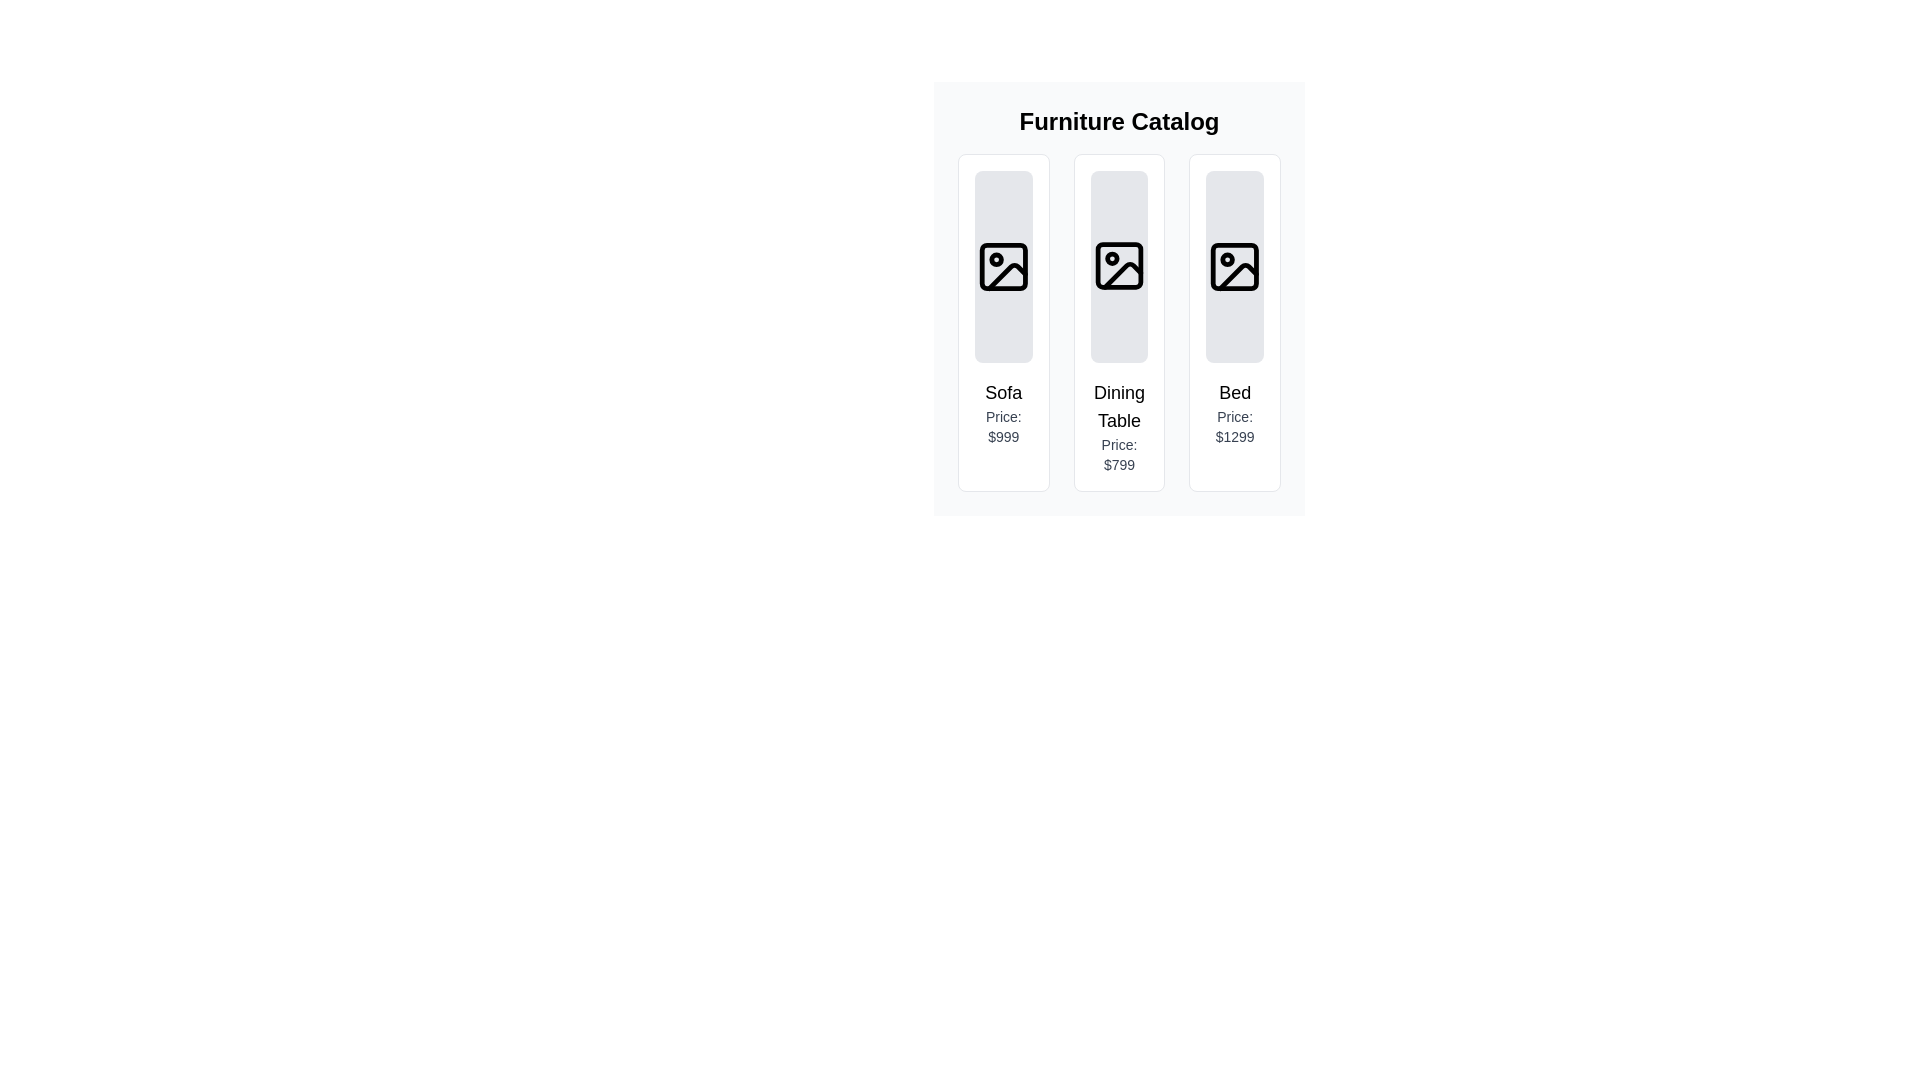 The height and width of the screenshot is (1080, 1920). What do you see at coordinates (1234, 393) in the screenshot?
I see `the 'Bed' text label located in the card representing a furniture item, positioned below the image placeholder and above the price information` at bounding box center [1234, 393].